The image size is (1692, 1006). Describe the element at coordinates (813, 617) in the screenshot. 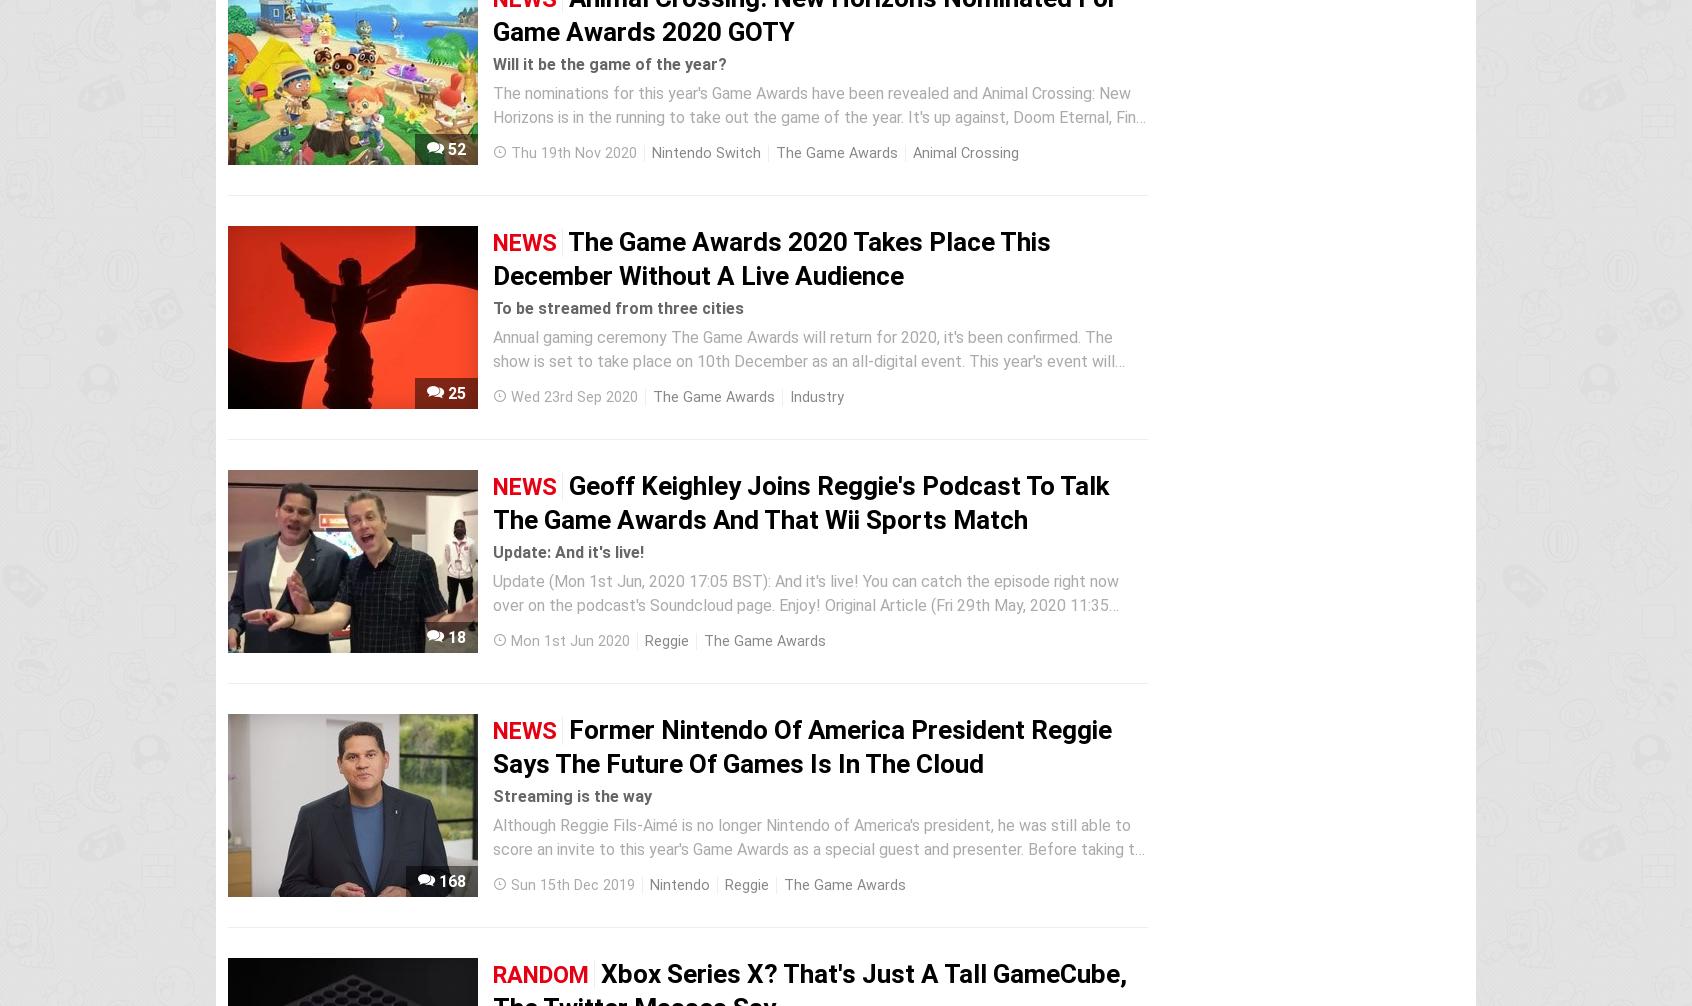

I see `'Update (Mon 1st Jun, 2020 17:05 BST): And it's live! You can catch the episode right now over on the podcast's Soundcloud page. Enjoy! 

Original Article (Fri 29th May, 2020 11:35 BST): The newest episode of Talking Games with Reggie & Harold, a podcast set up by ex-Nintendo of America president Reggie Fils-Aimé and...'` at that location.